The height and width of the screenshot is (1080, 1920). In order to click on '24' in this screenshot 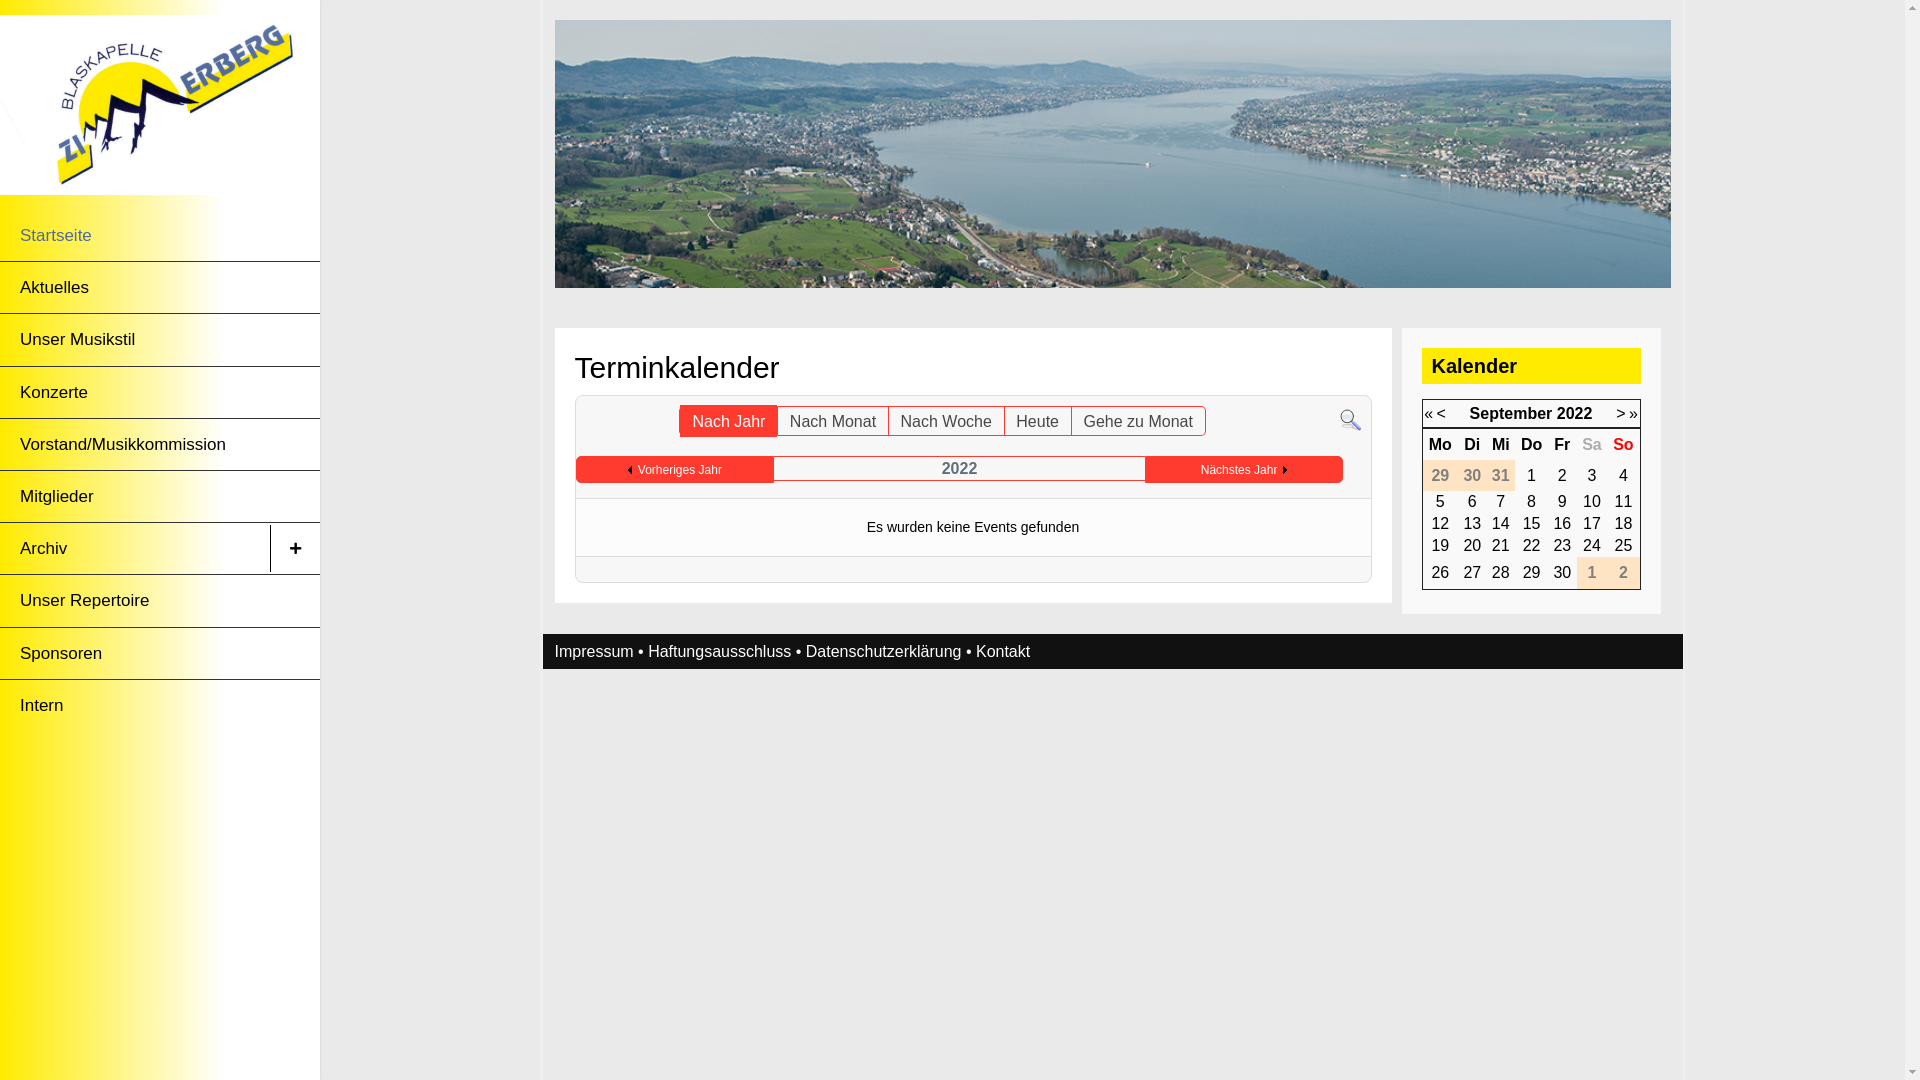, I will do `click(1591, 545)`.